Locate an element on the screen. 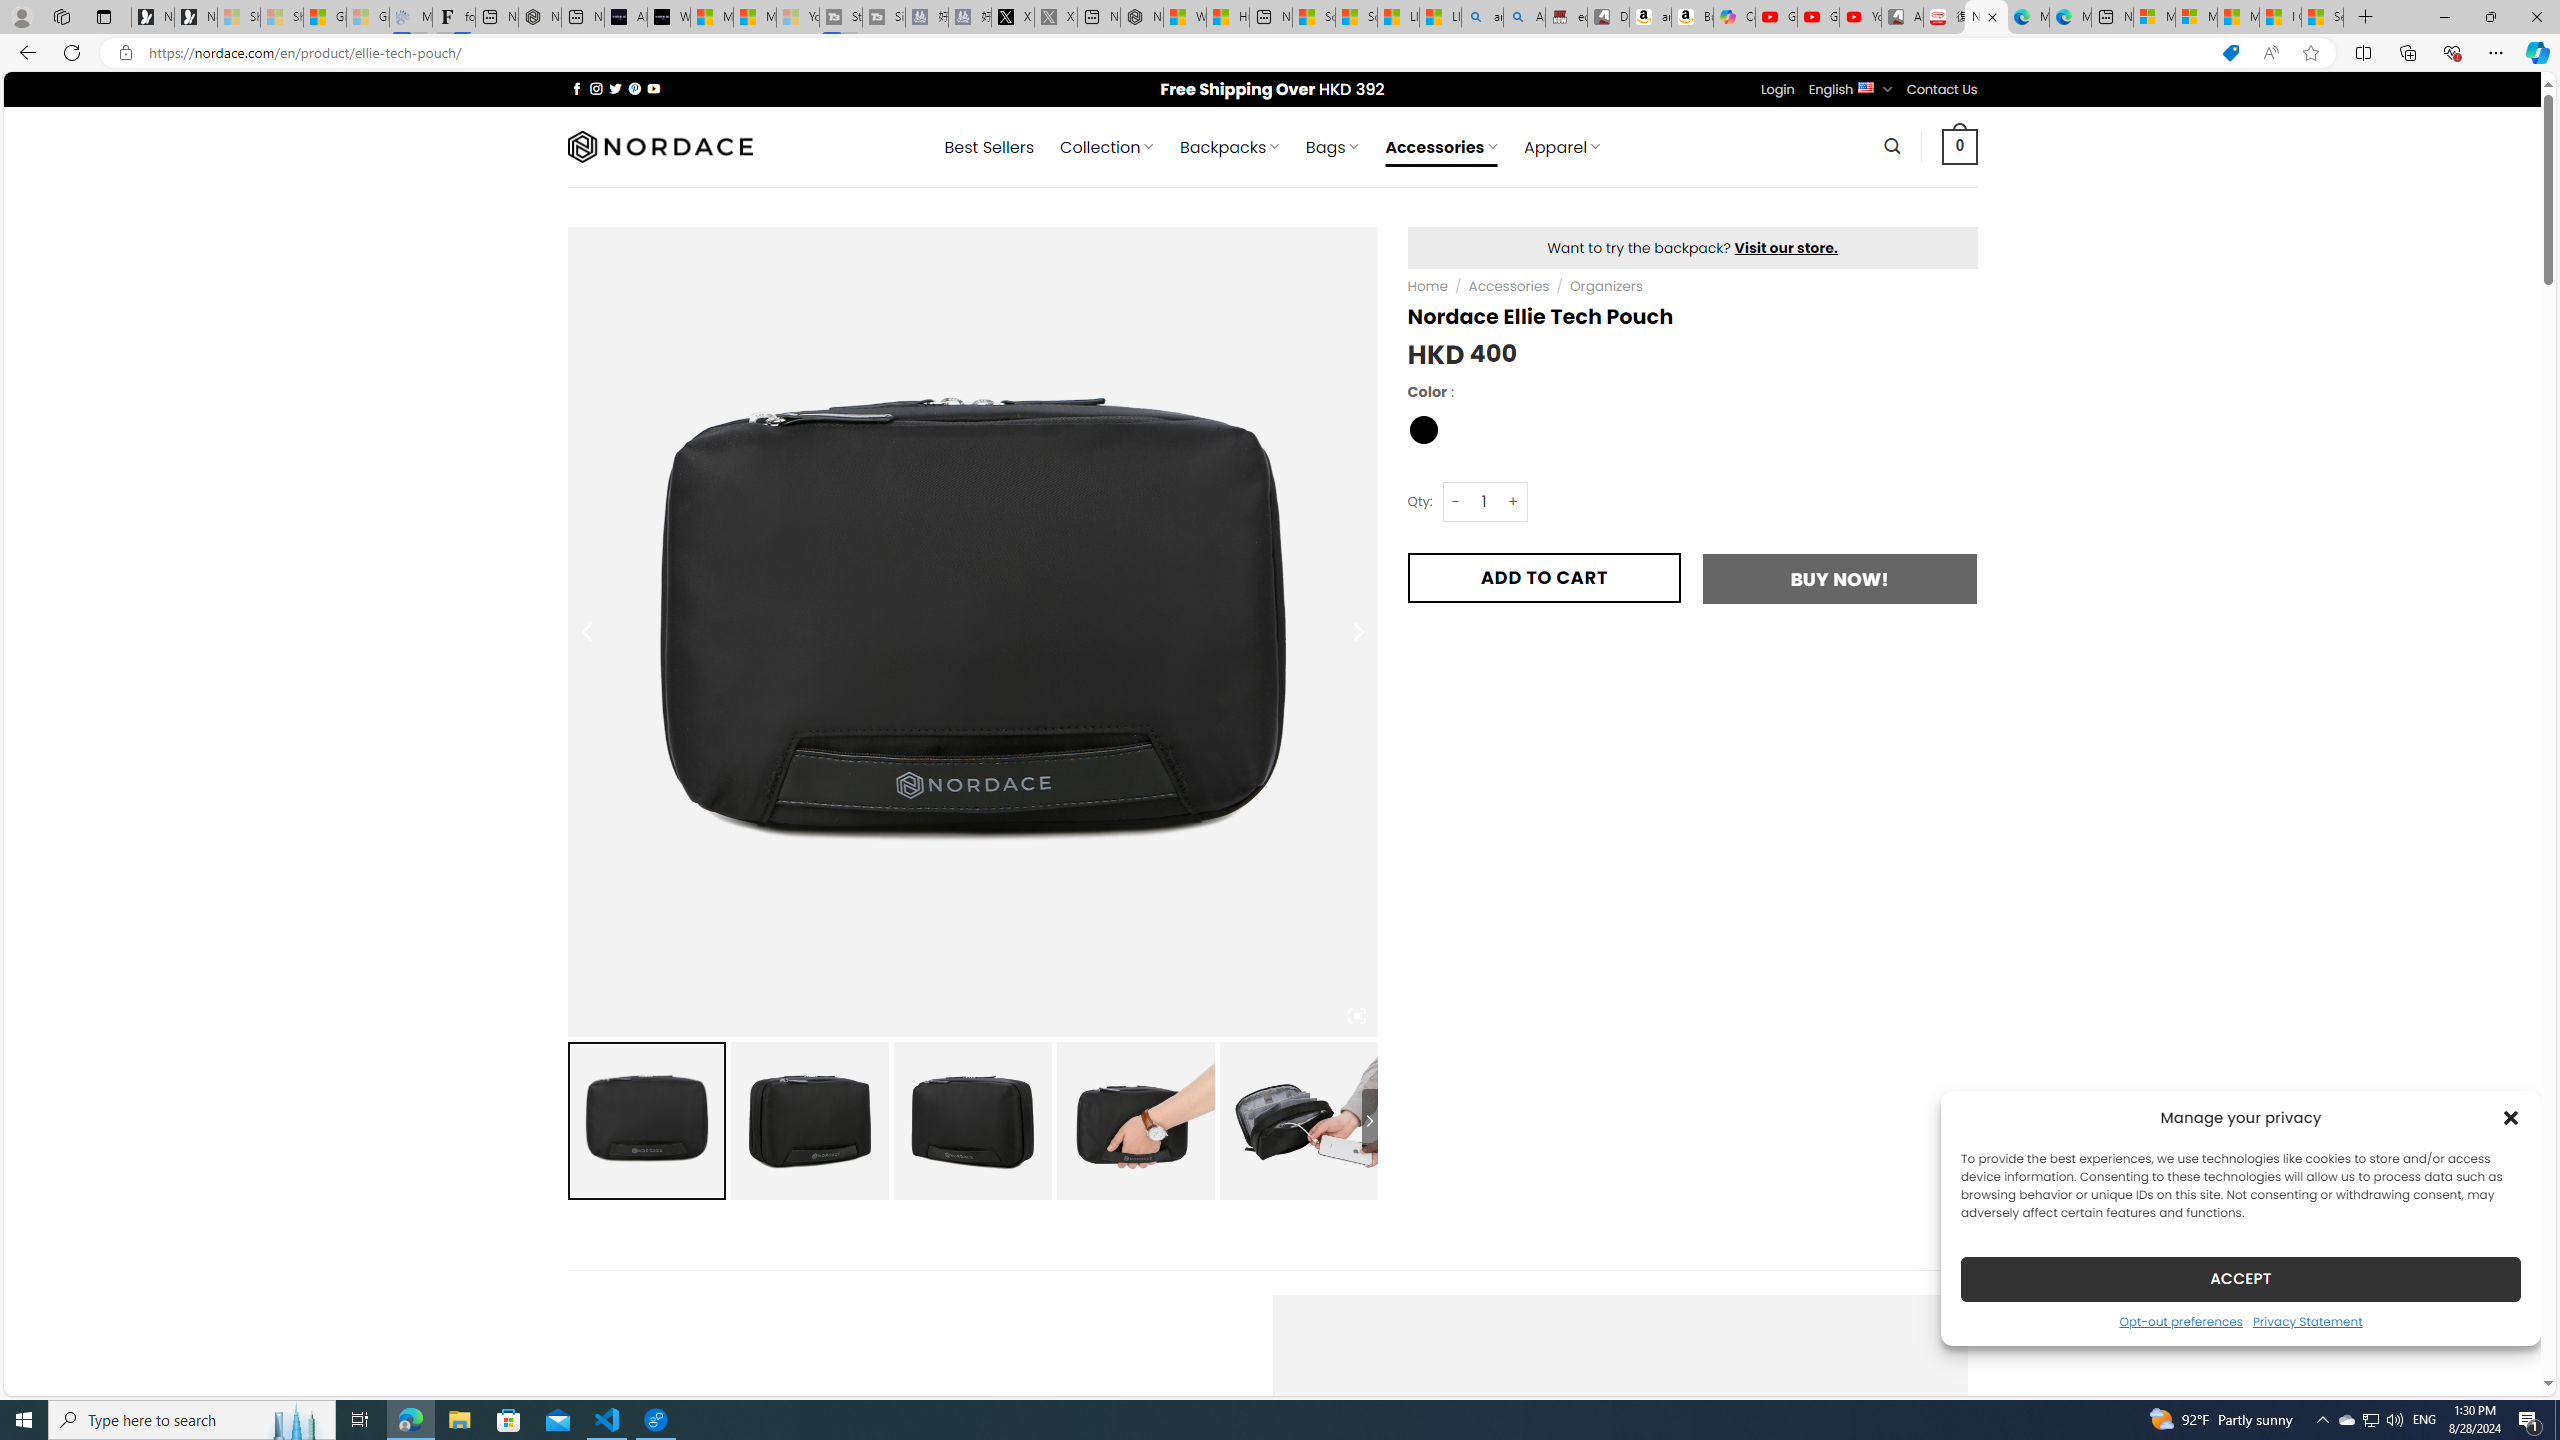  ' 0 ' is located at coordinates (1960, 145).